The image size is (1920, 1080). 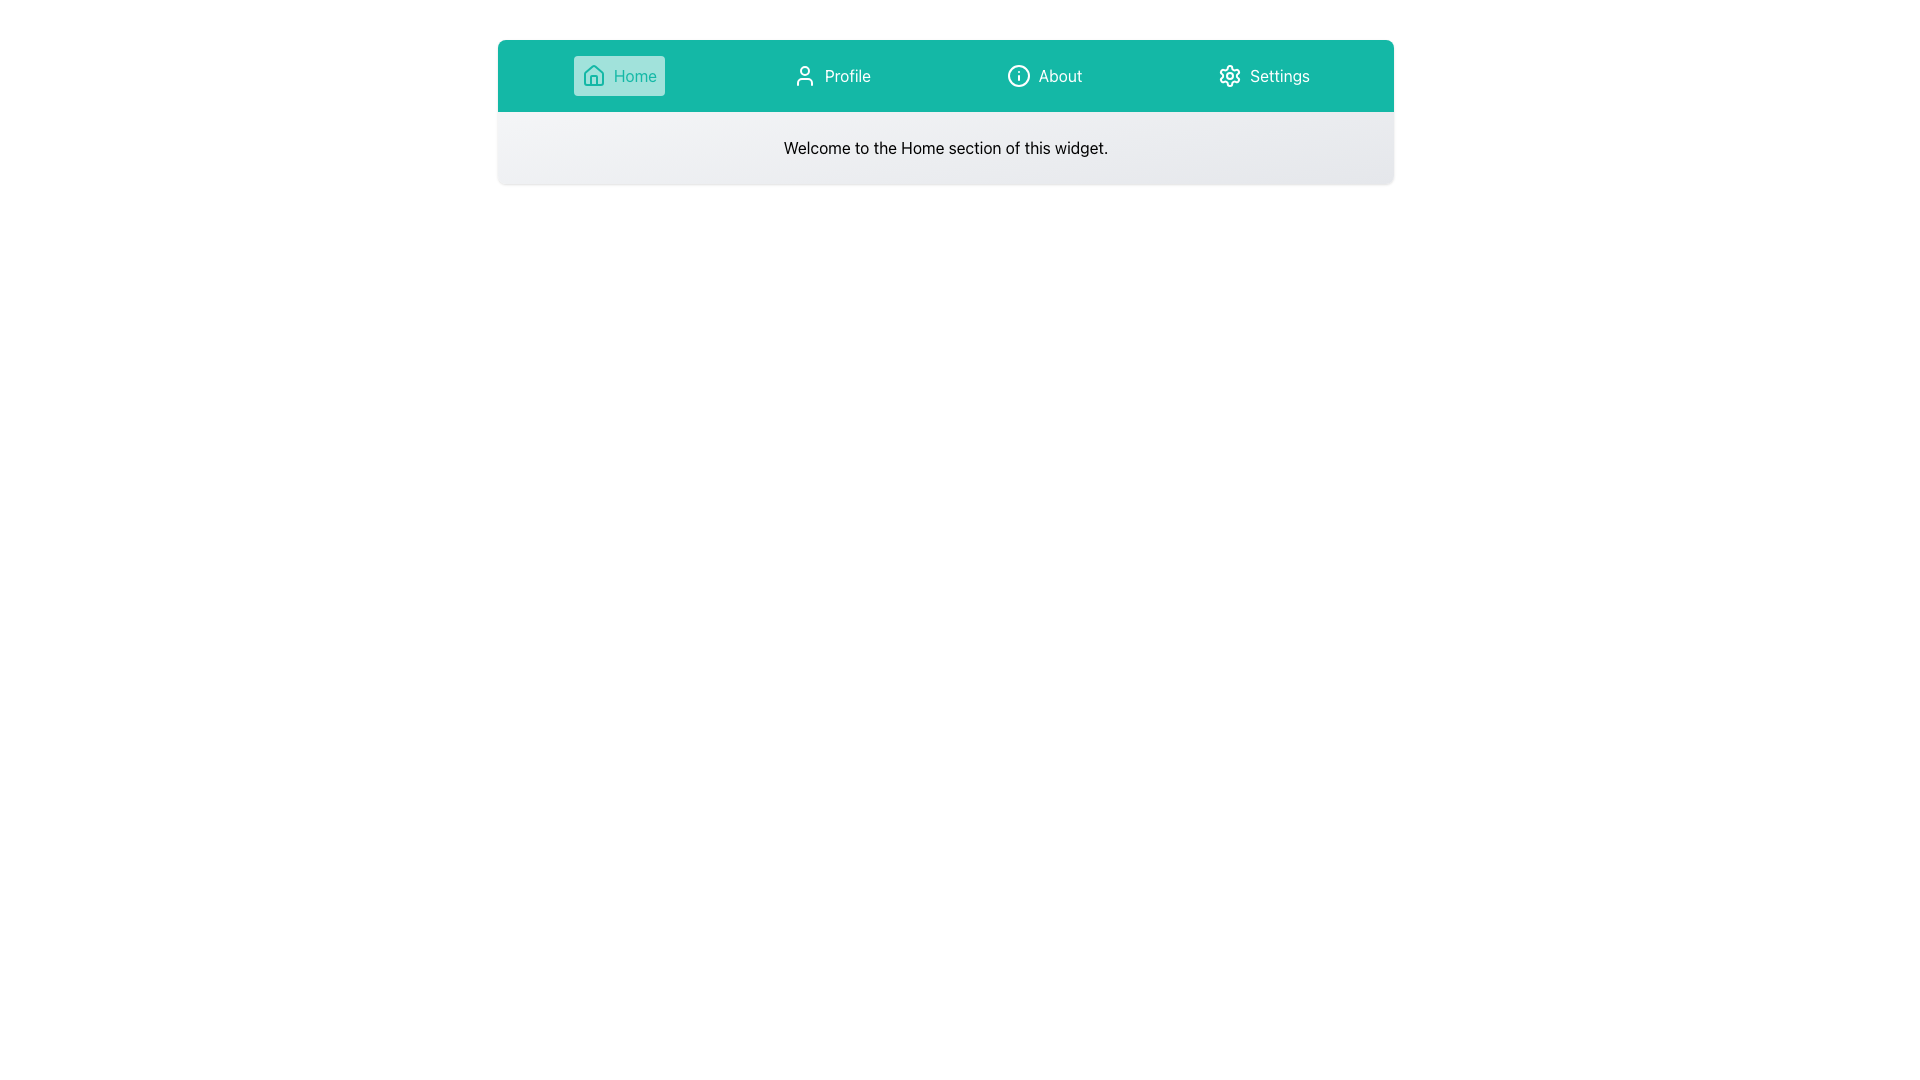 I want to click on the 'Home' text label, which is styled in teal and positioned at the end of the menu bar, following a house-shaped icon, so click(x=634, y=75).